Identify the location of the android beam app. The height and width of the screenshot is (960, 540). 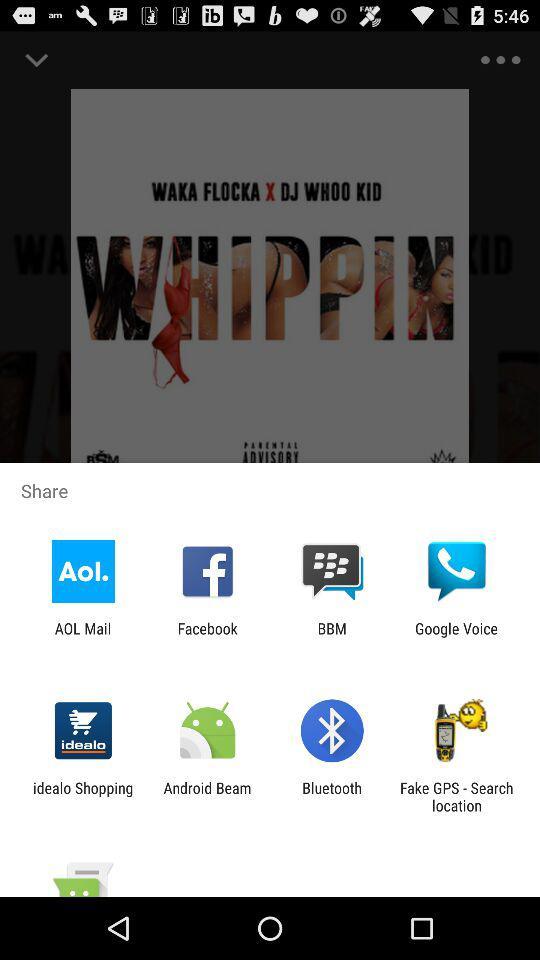
(206, 796).